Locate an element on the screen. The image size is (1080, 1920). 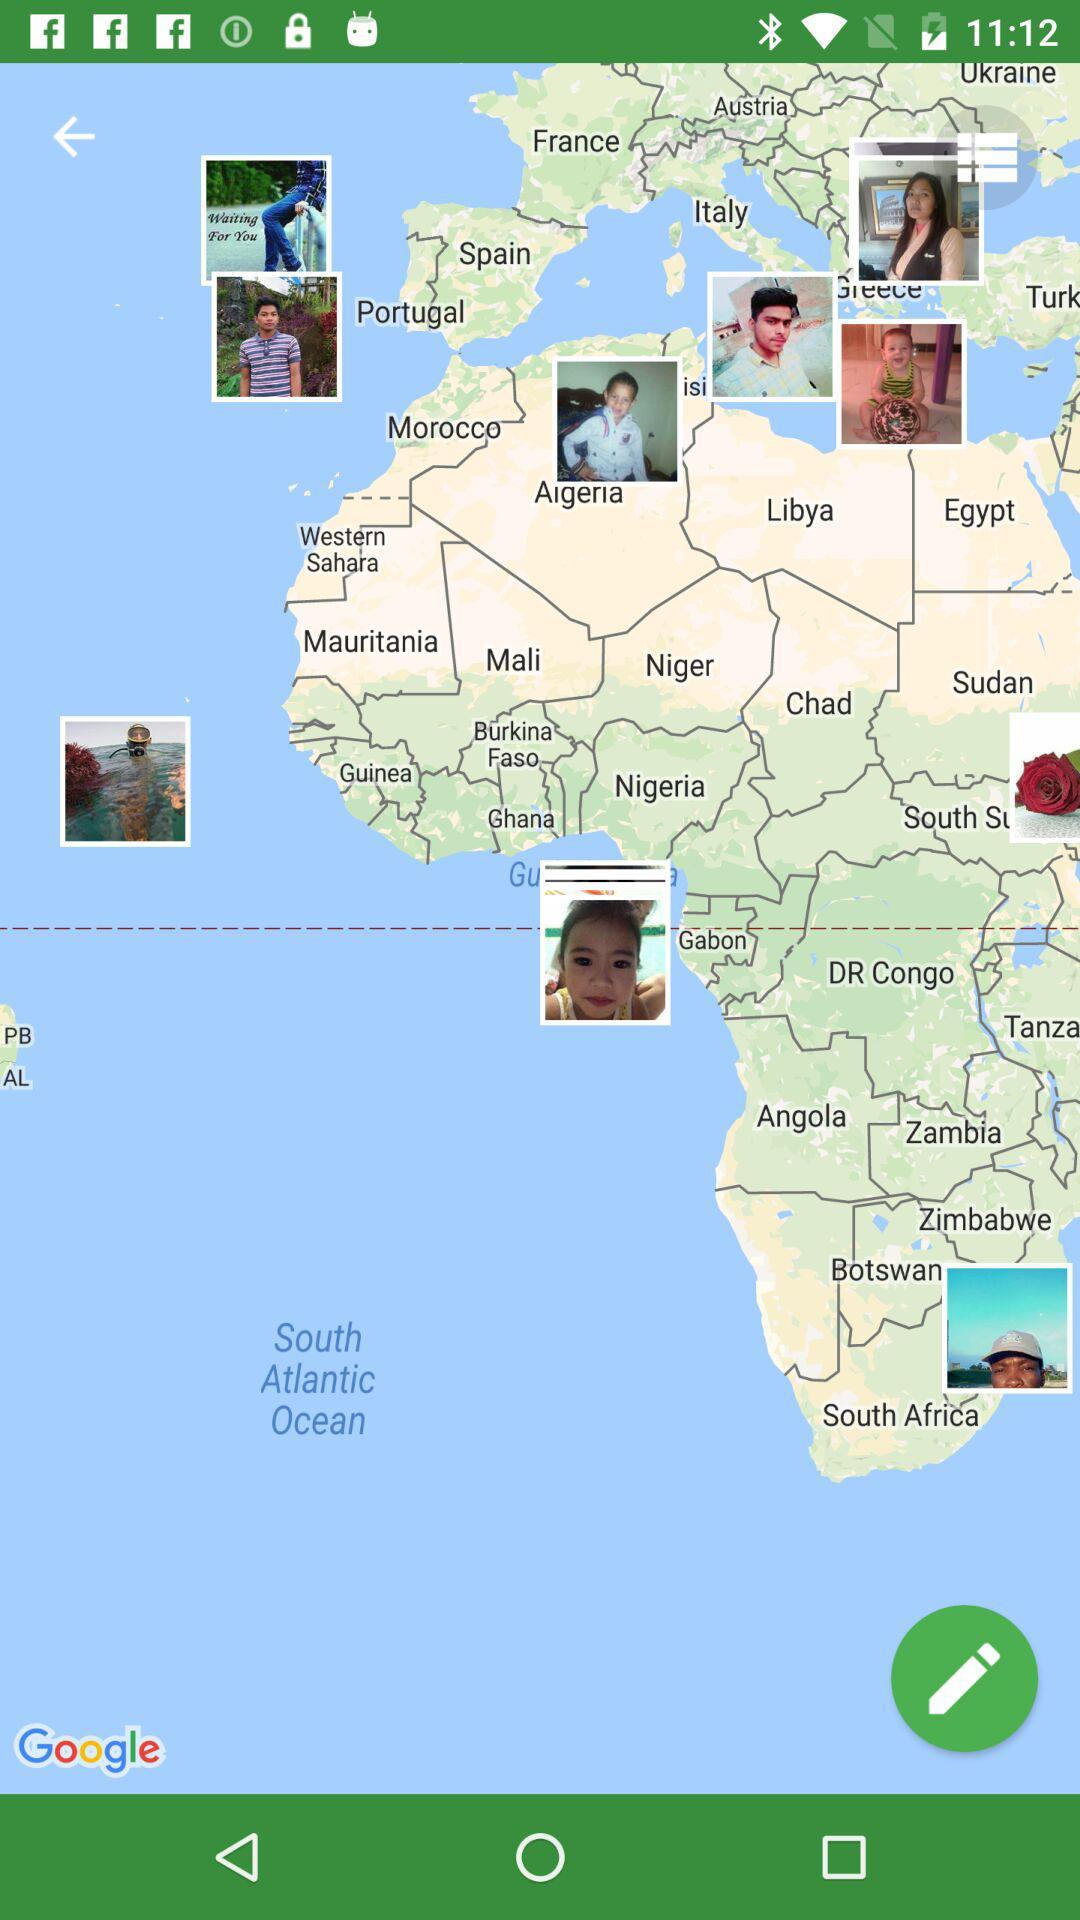
the edit icon is located at coordinates (963, 1678).